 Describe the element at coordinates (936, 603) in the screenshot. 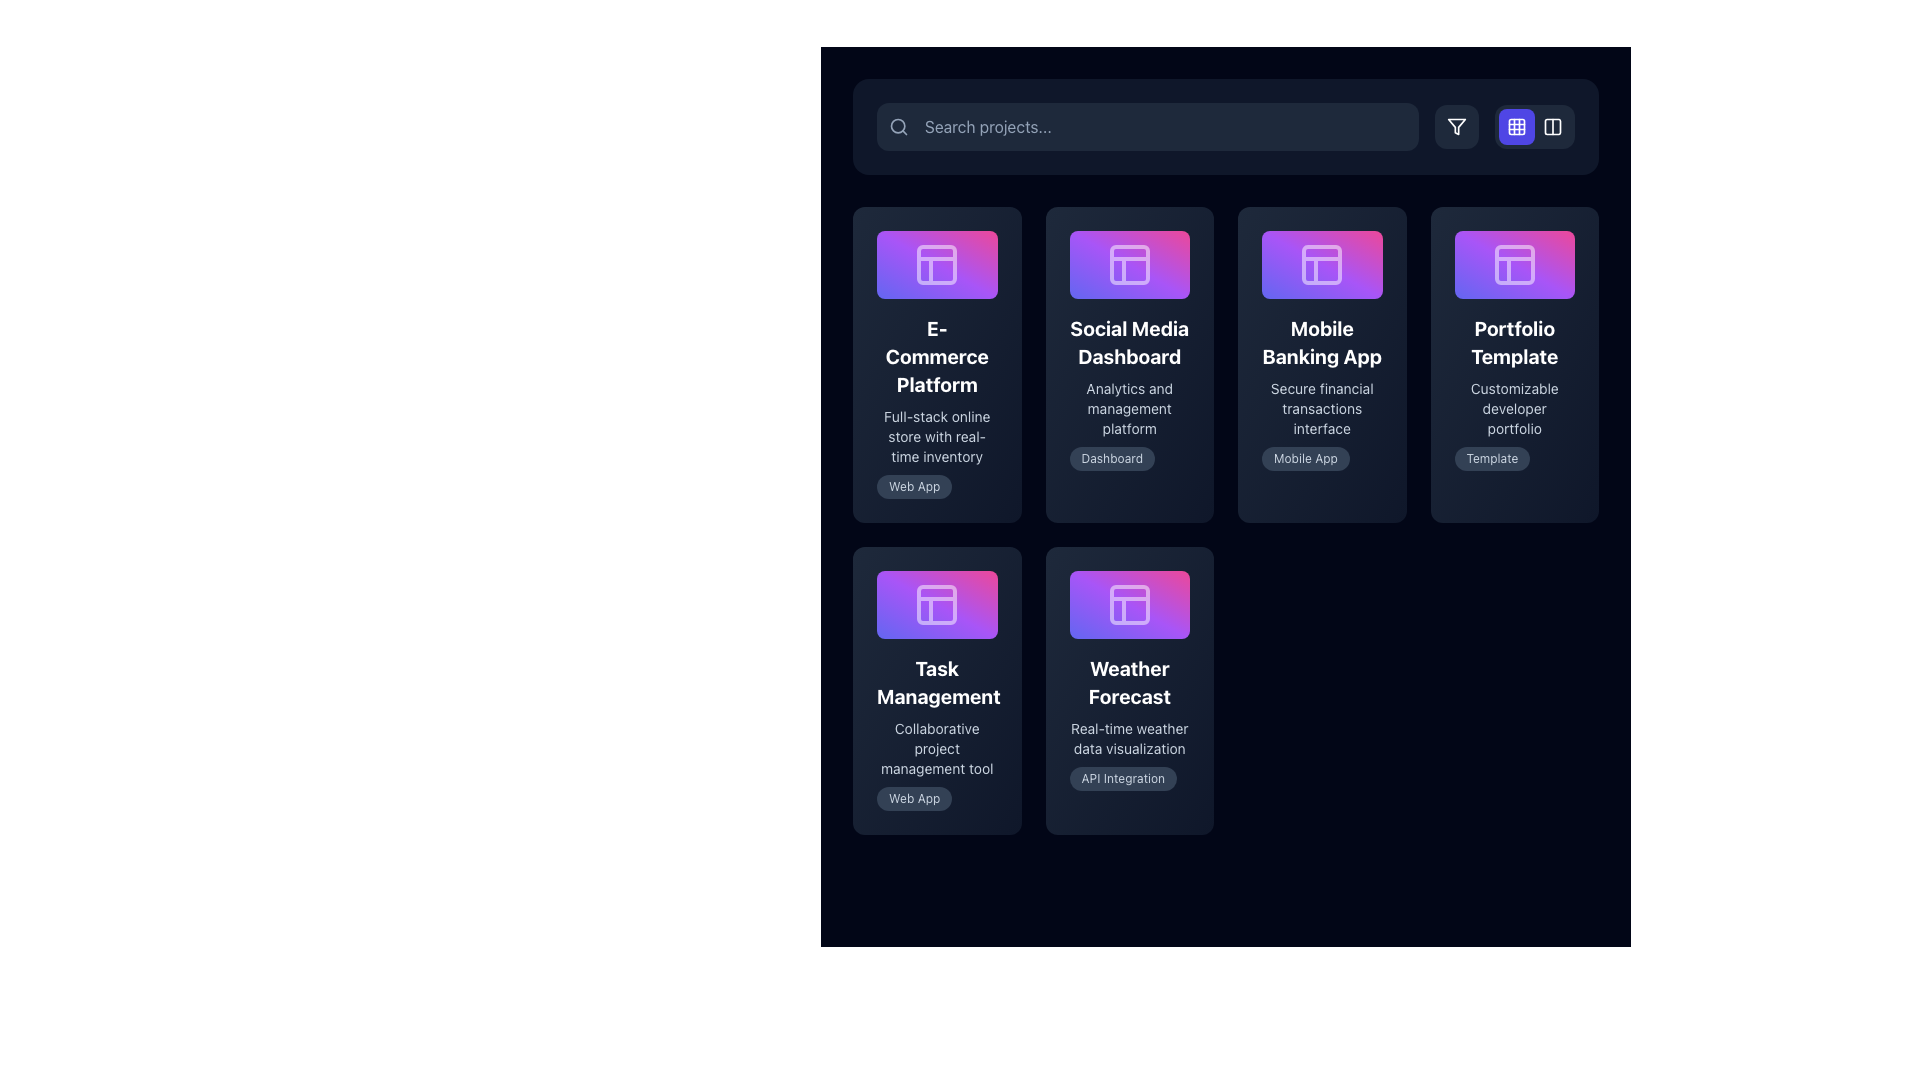

I see `the decorative icon representing a concept or category in the 'Task Management' application interface, located in the lower row and left column of the grid layout` at that location.